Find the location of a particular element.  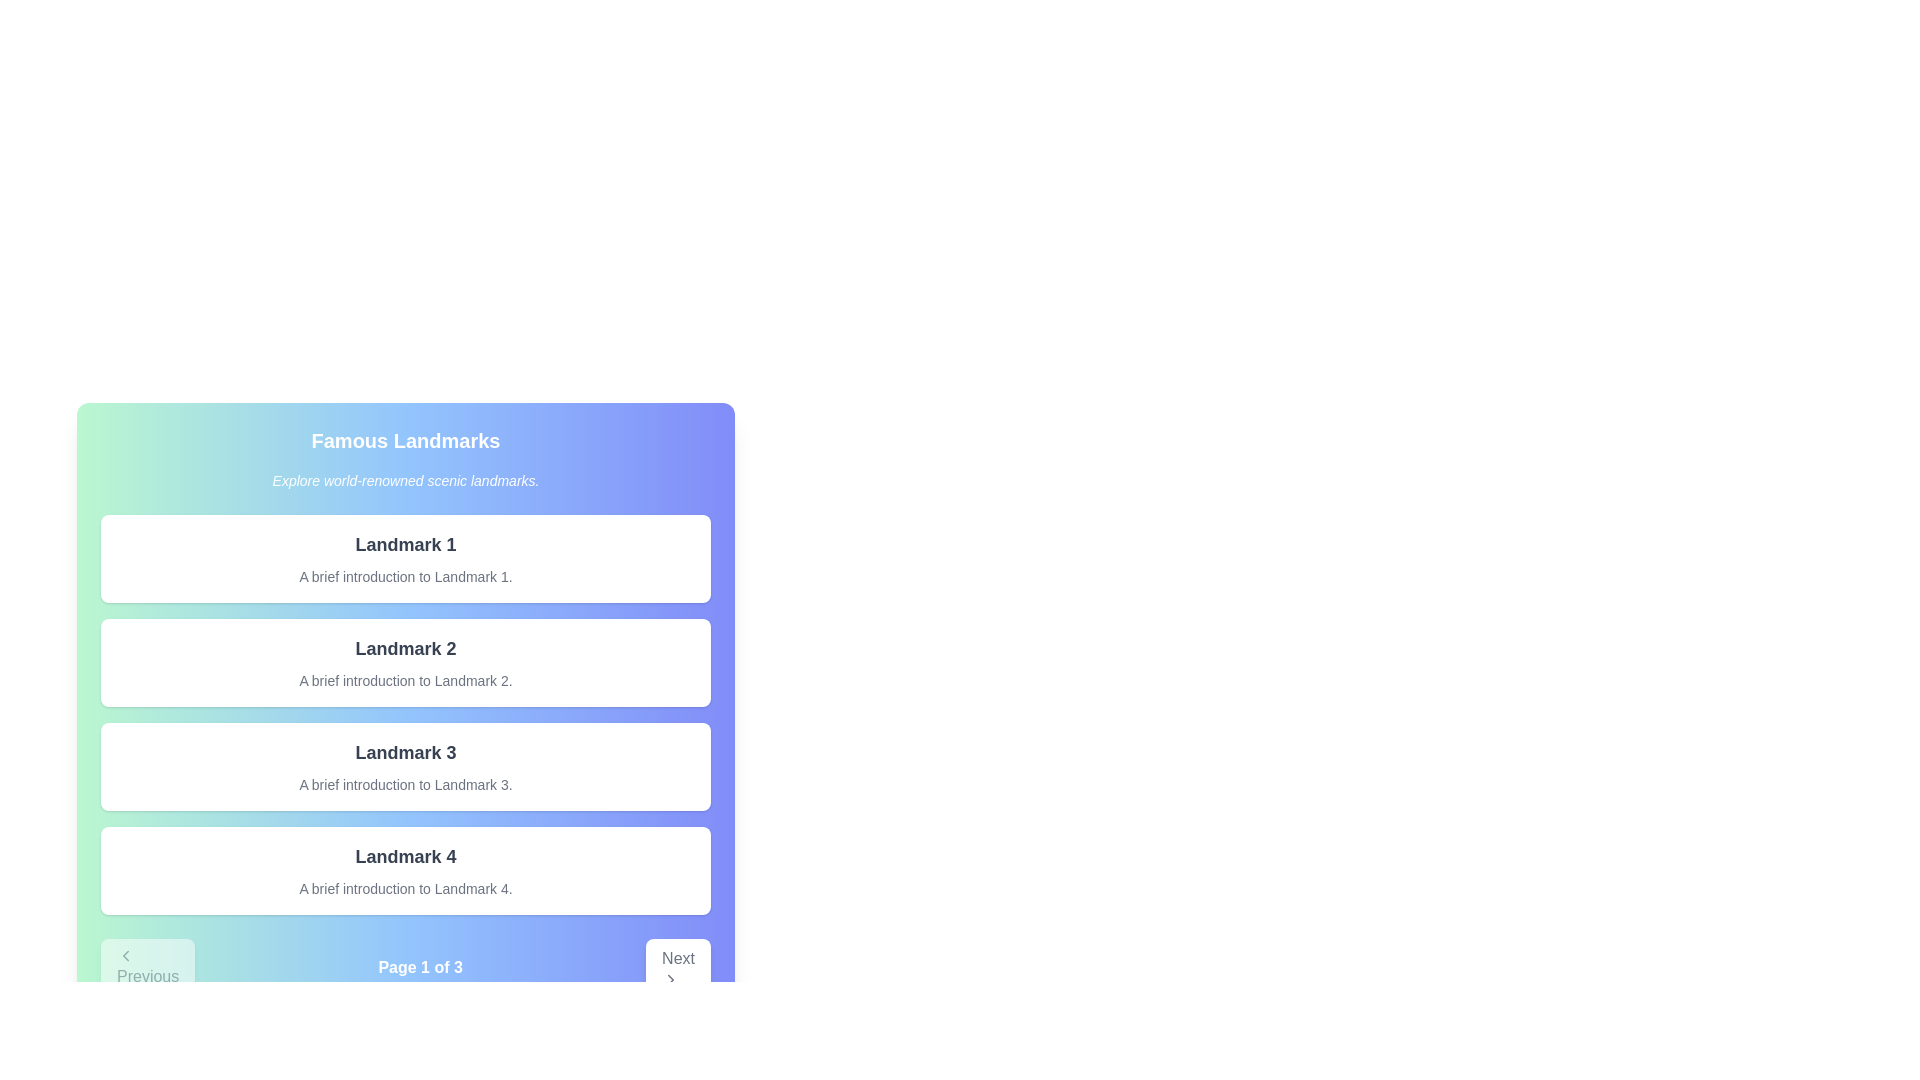

the left navigation button located at the bottom of the interface is located at coordinates (147, 967).